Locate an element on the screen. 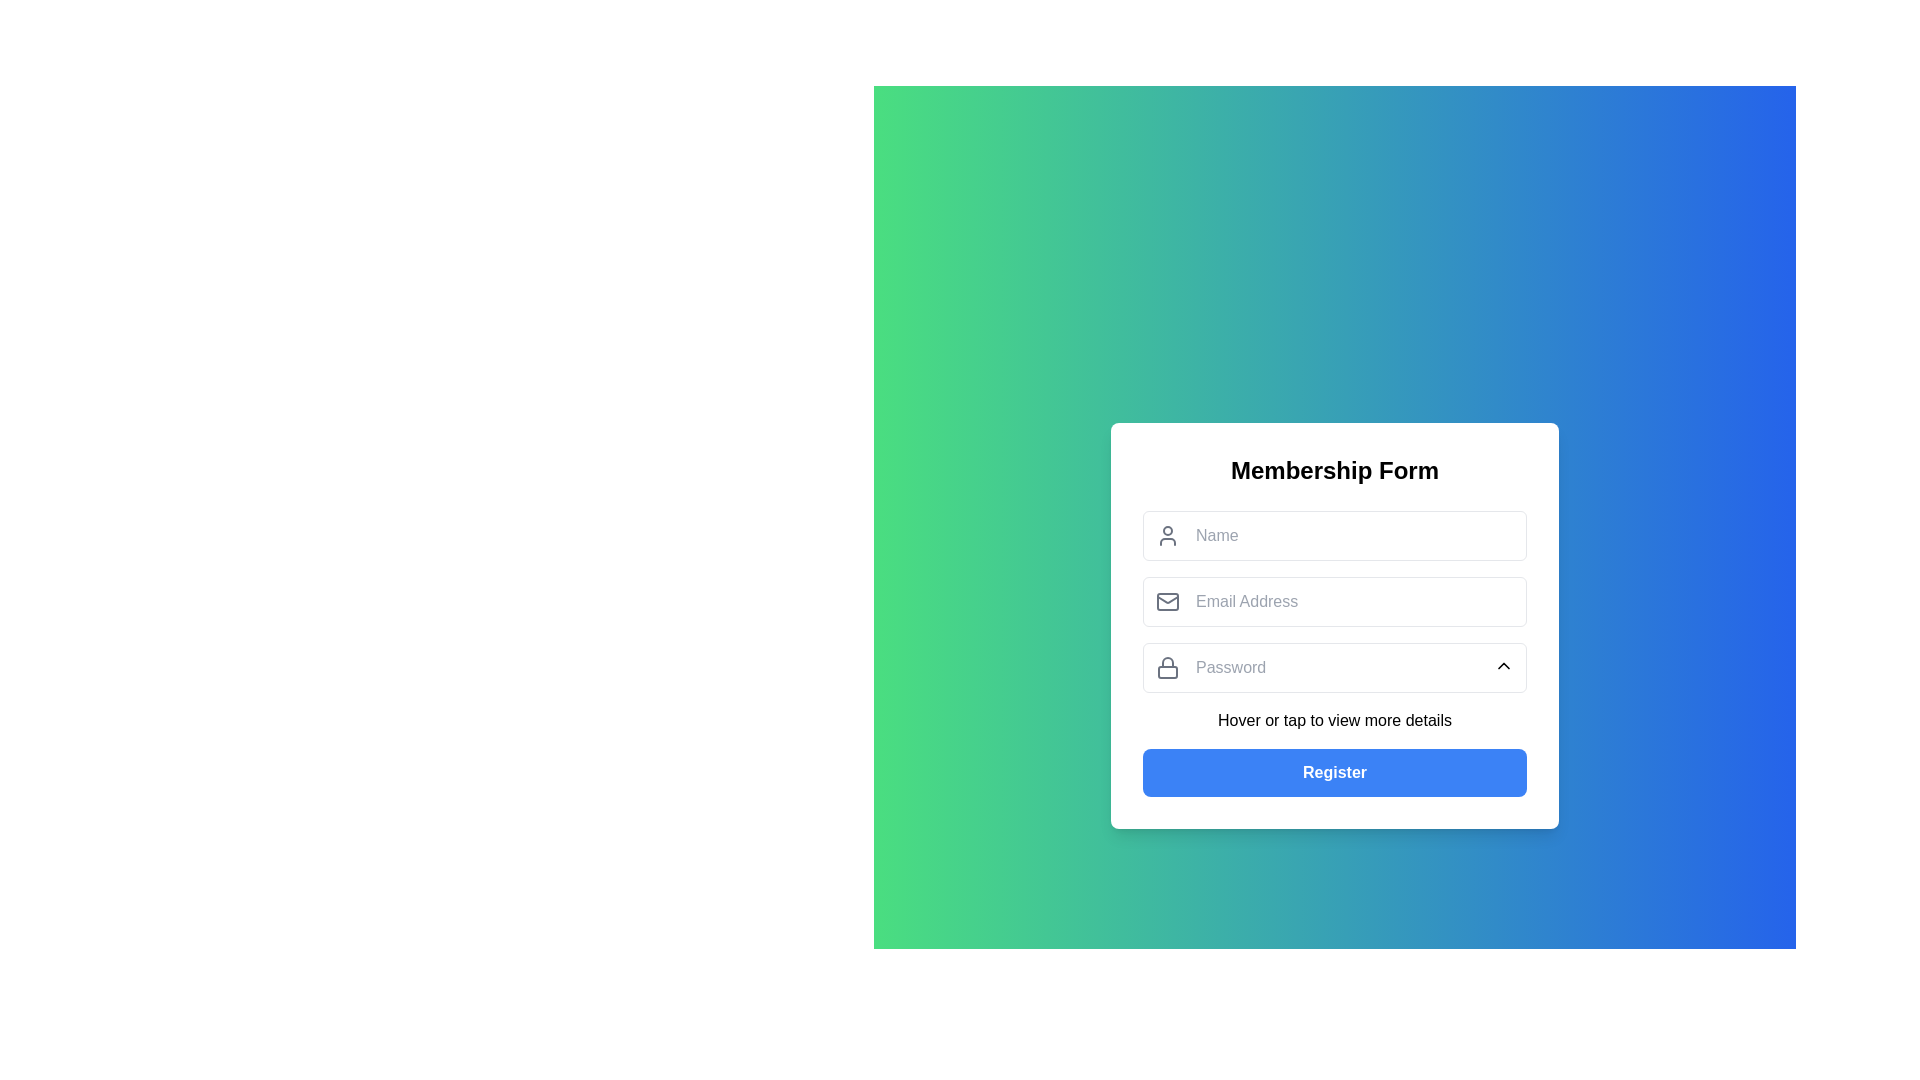 Image resolution: width=1920 pixels, height=1080 pixels. the decorative icon located on the left side of the 'Password' input field, which indicates secure information entry is located at coordinates (1167, 667).